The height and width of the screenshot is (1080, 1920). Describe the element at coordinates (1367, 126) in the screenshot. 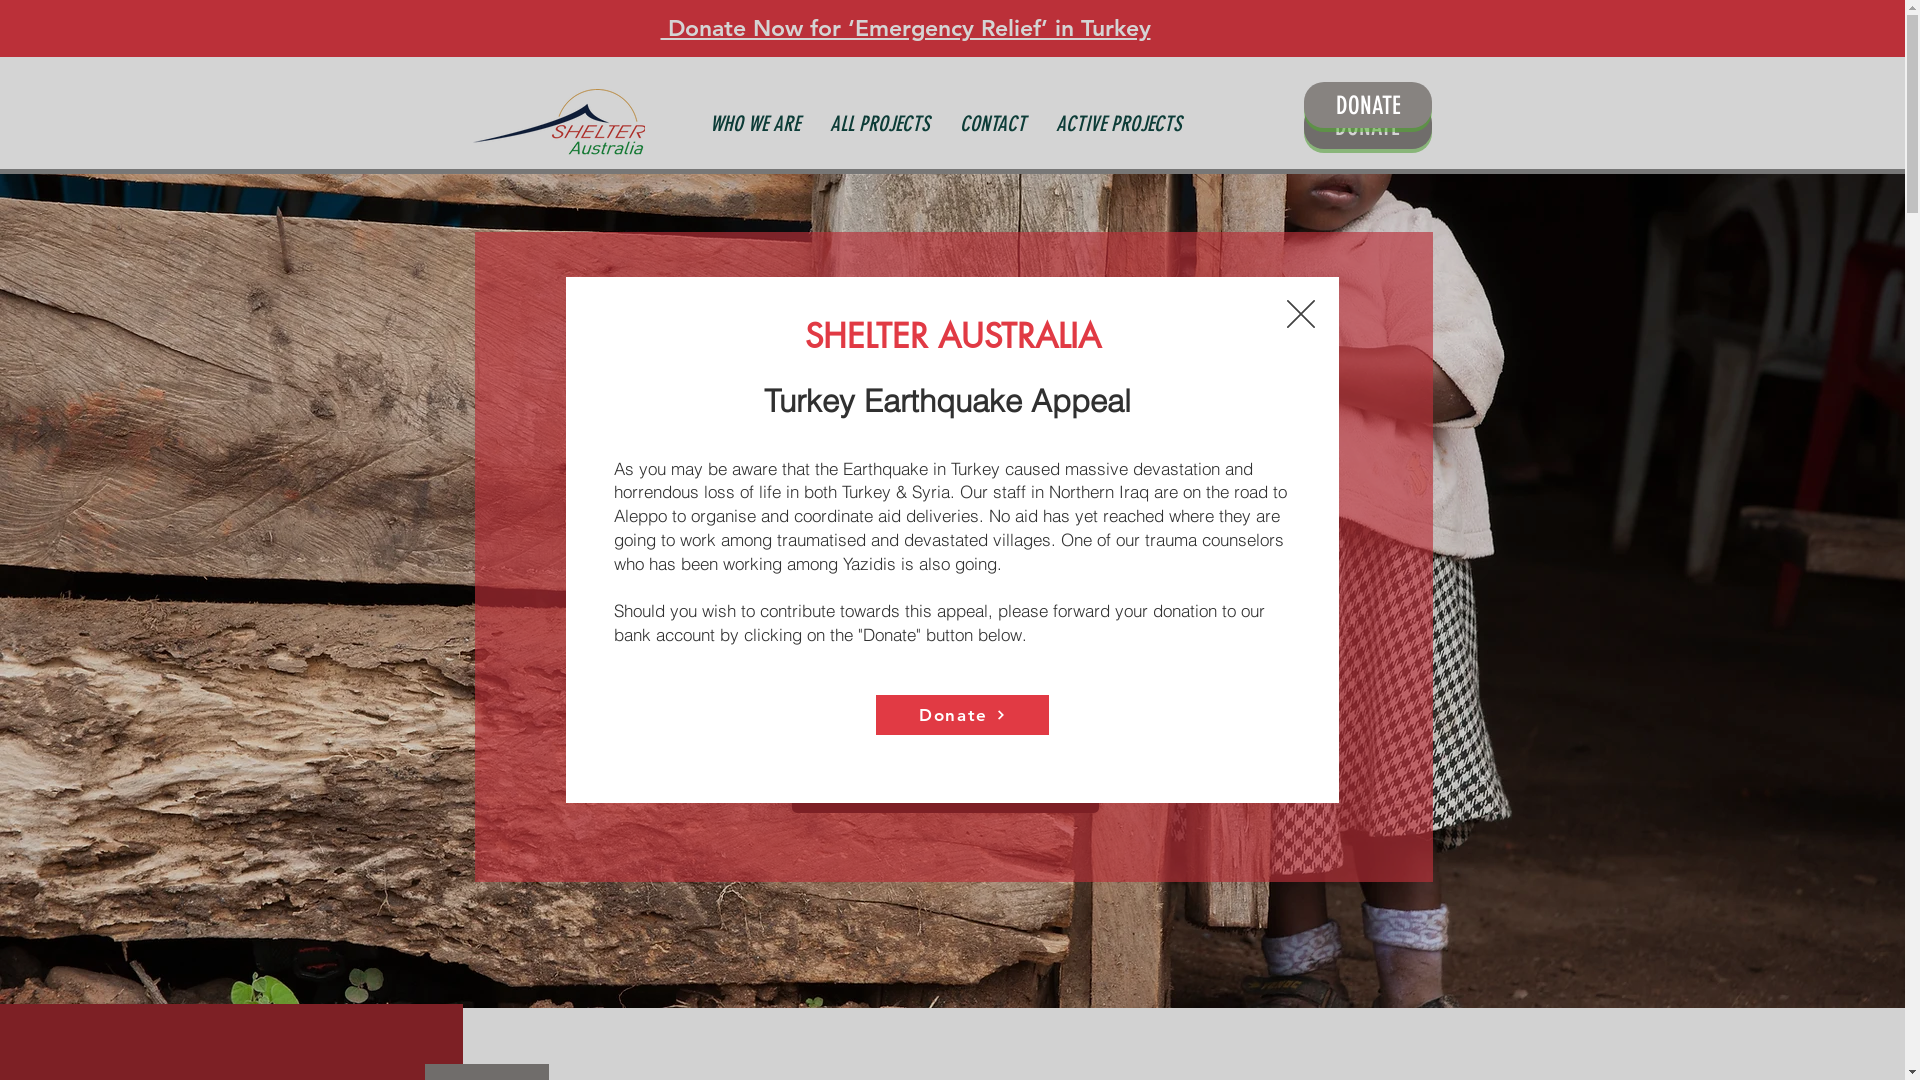

I see `'DONATE'` at that location.